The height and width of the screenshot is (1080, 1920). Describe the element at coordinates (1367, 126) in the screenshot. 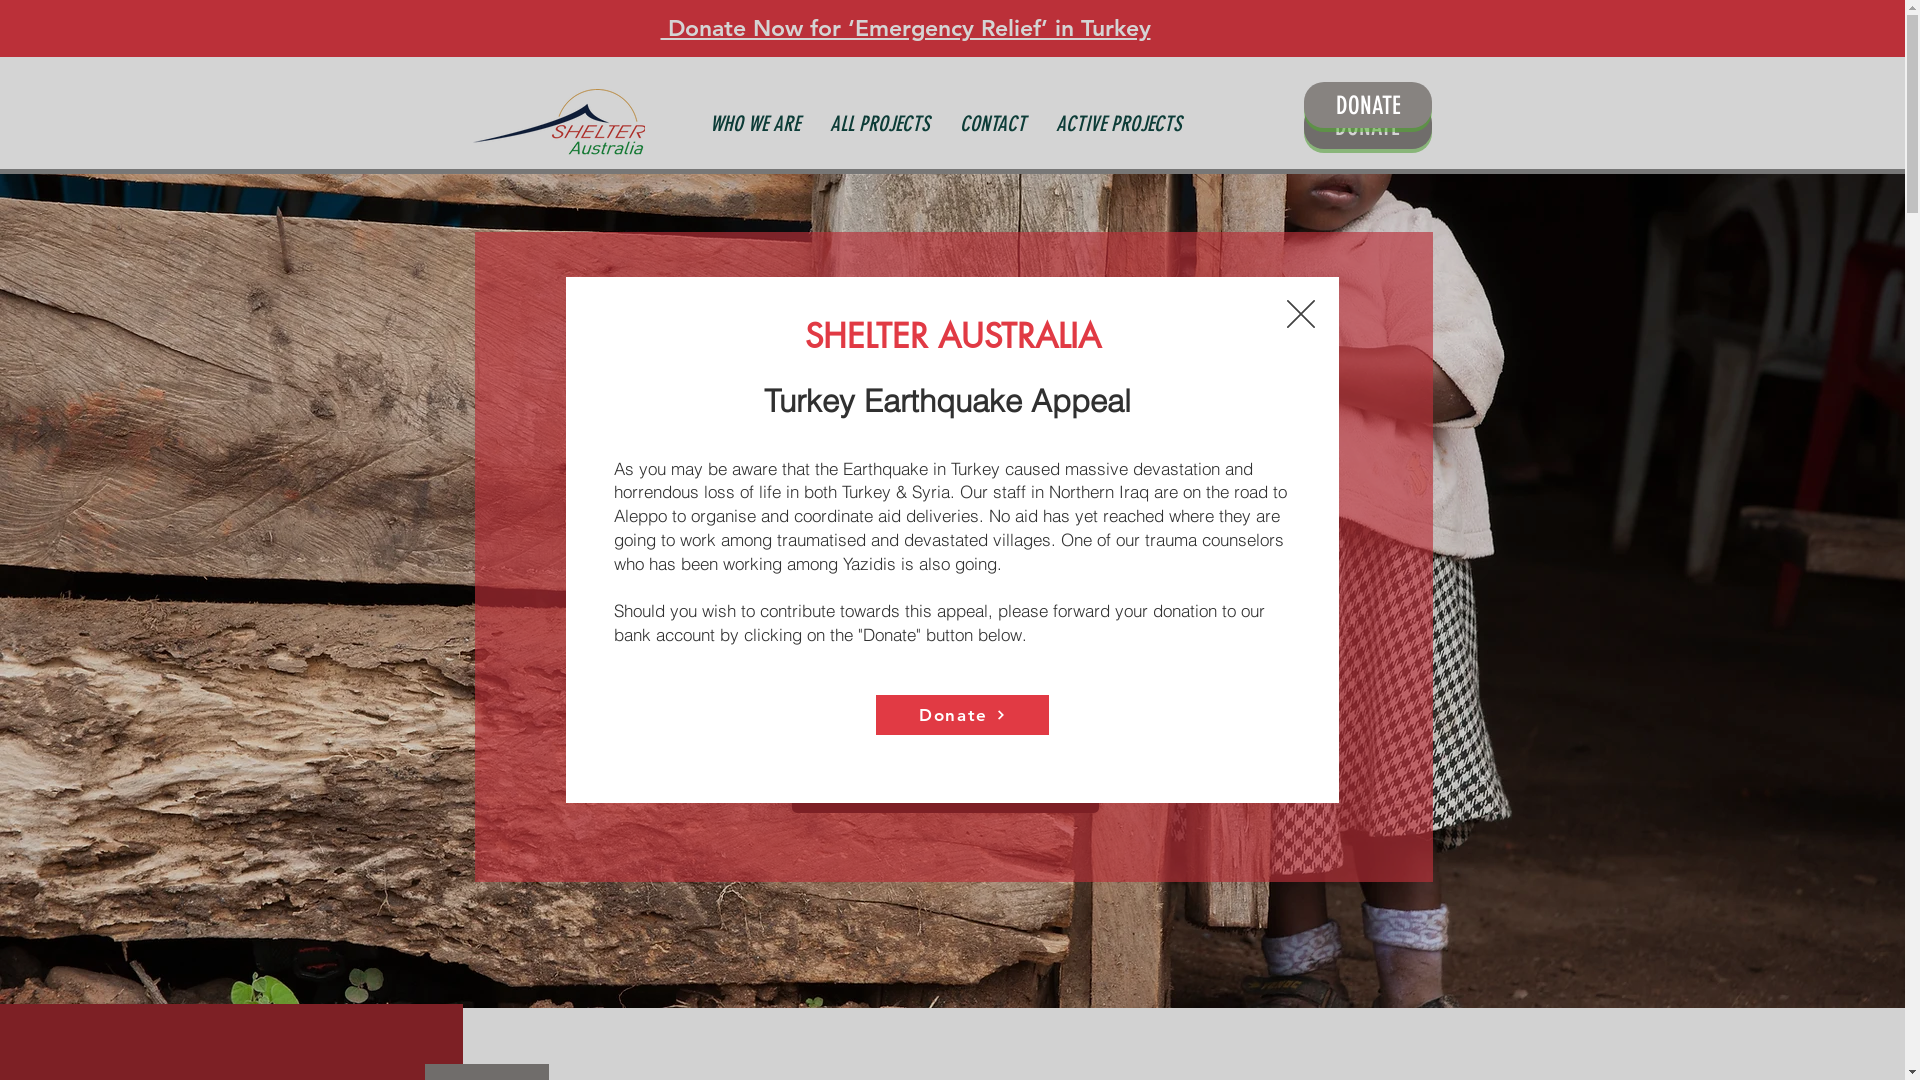

I see `'DONATE'` at that location.